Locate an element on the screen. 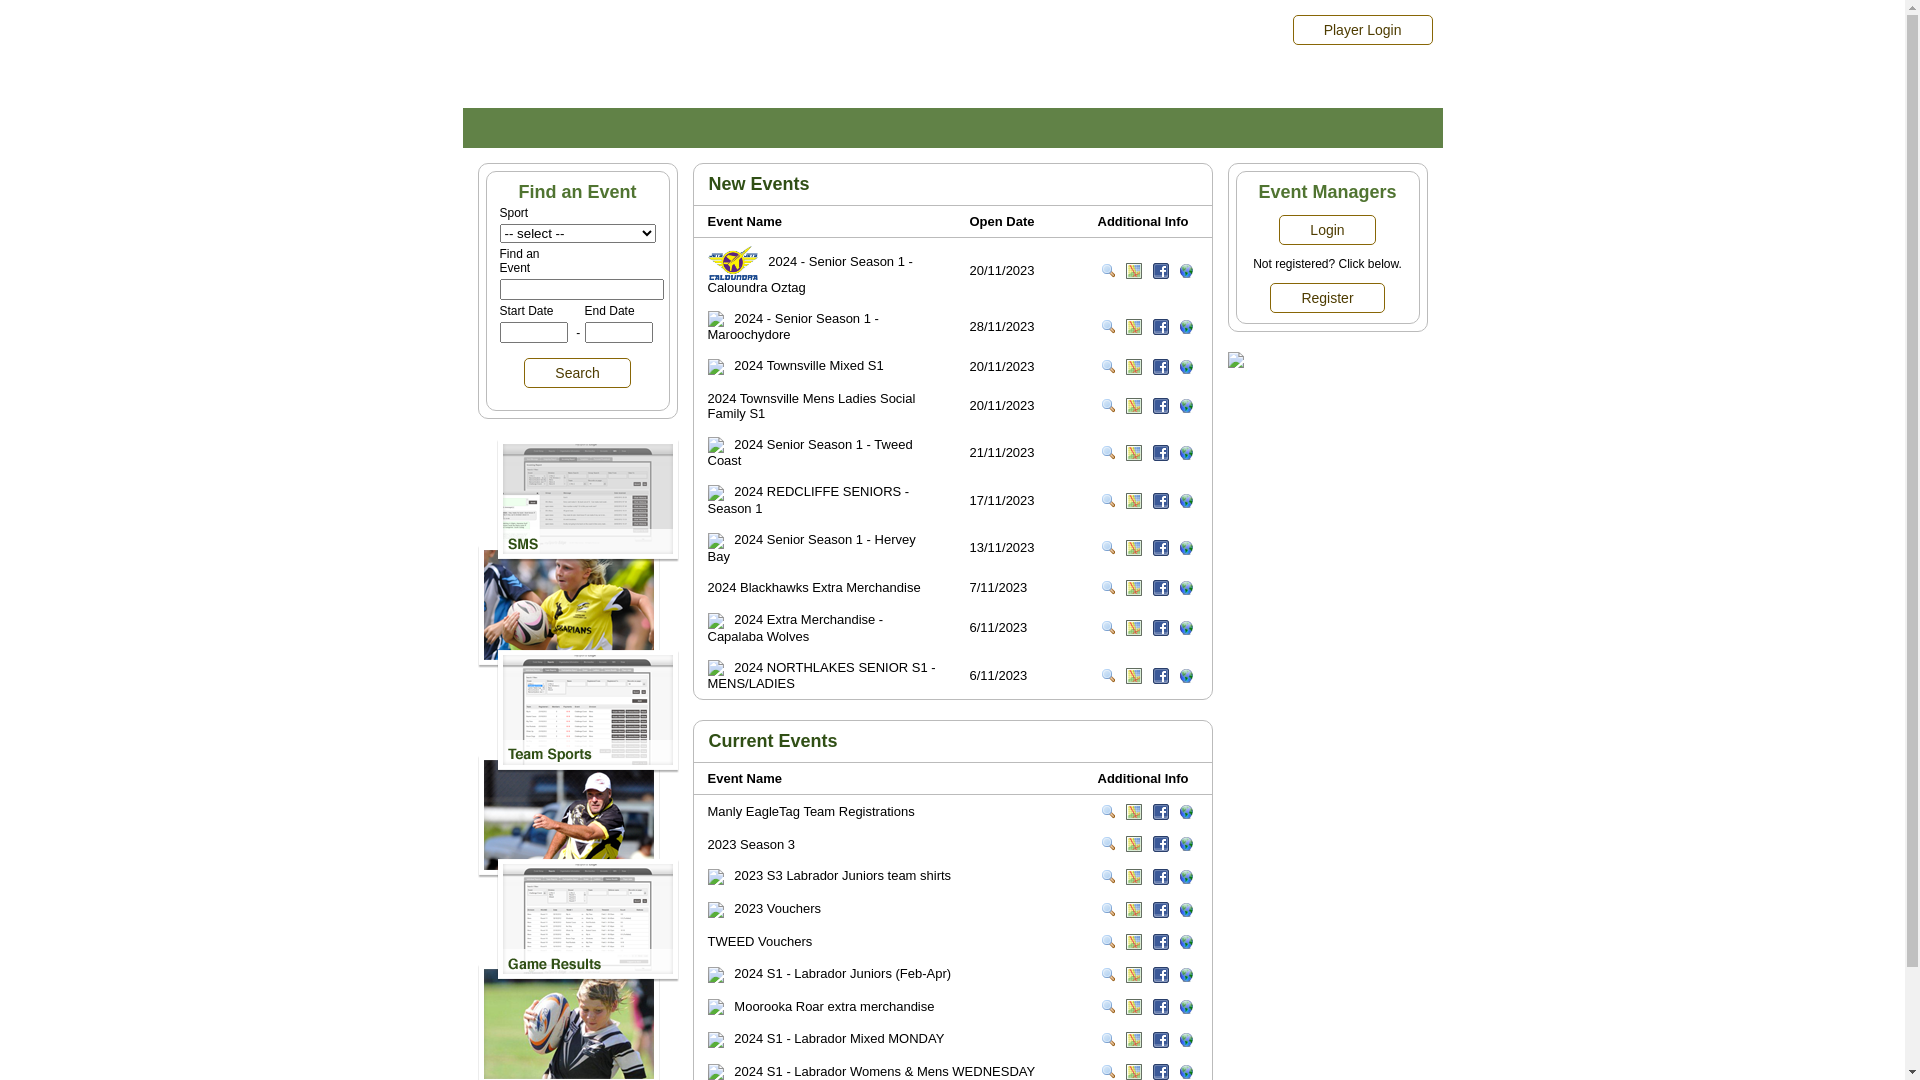  'Follow on facebook' is located at coordinates (1161, 270).